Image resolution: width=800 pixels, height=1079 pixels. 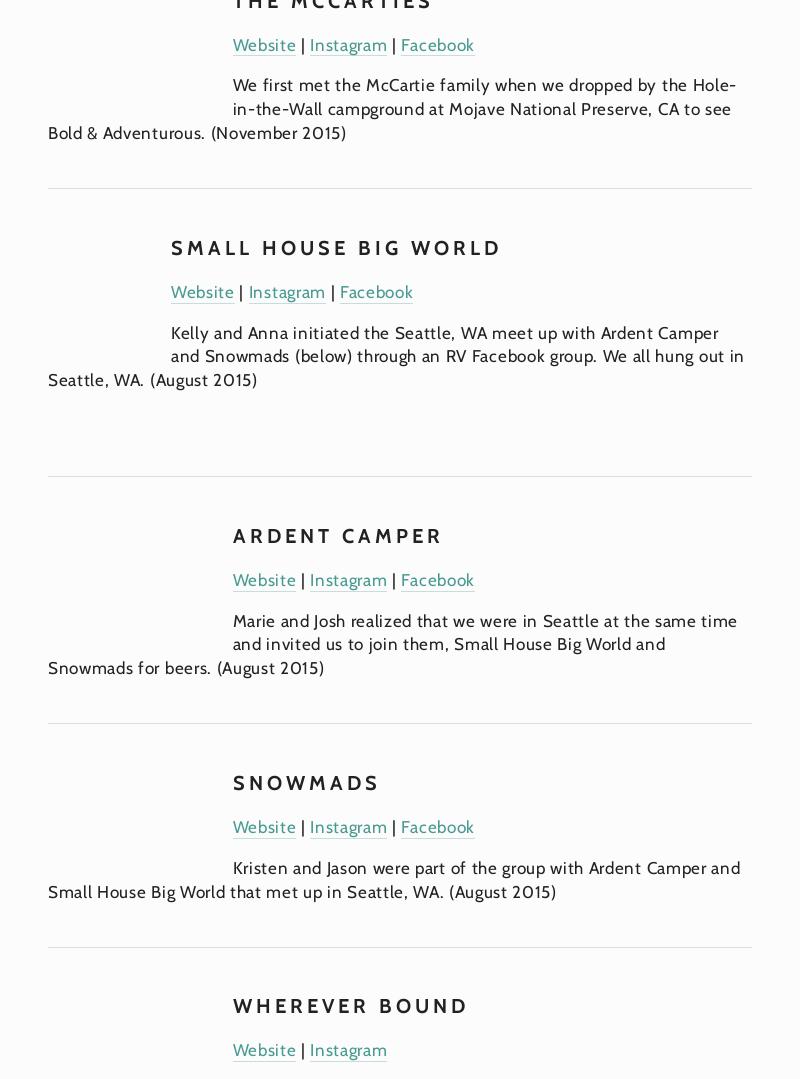 What do you see at coordinates (47, 877) in the screenshot?
I see `'Kristen and Jason were part of the group with Ardent Camper and Small House Big World that met up in Seattle, WA. (August 2015)'` at bounding box center [47, 877].